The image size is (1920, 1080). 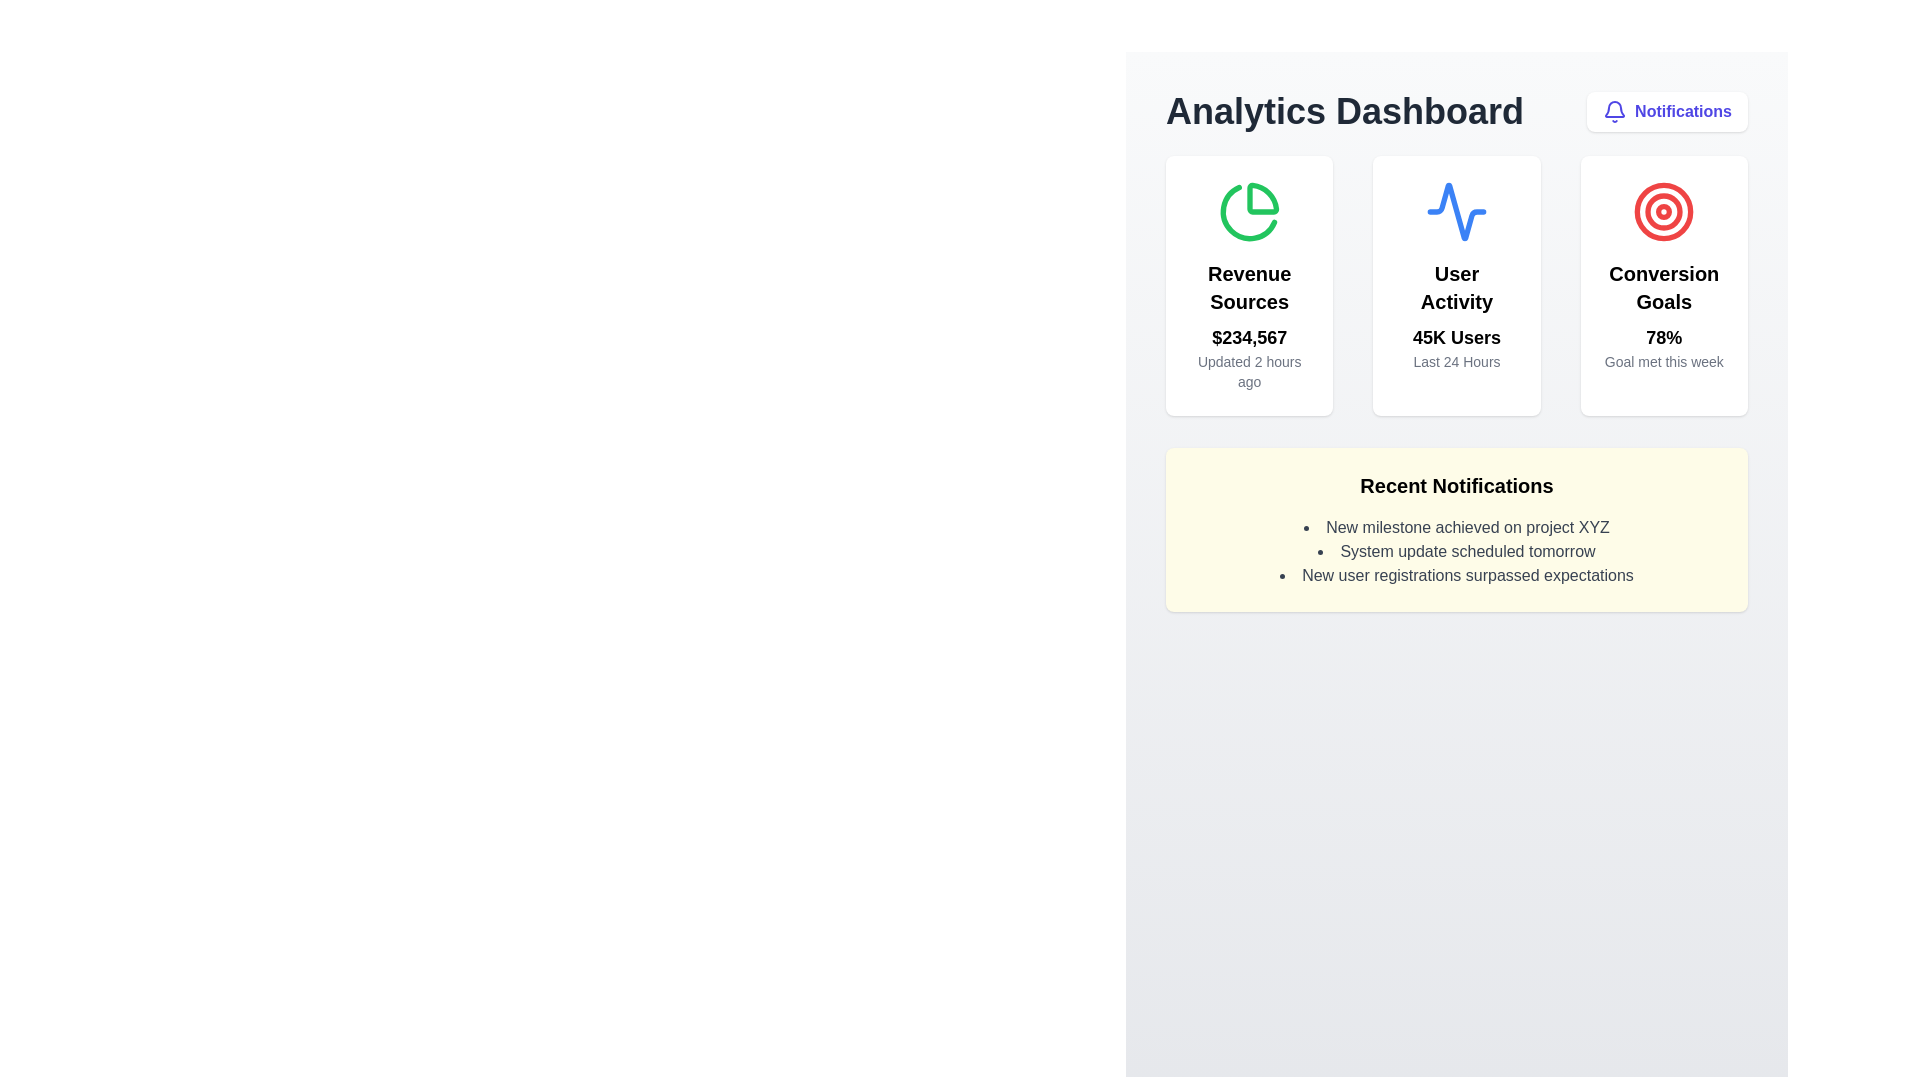 What do you see at coordinates (1248, 212) in the screenshot?
I see `the green circular pie chart icon with a cut-out wedge segment located at the top-center of the 'Revenue Sources' card in the 'Analytics Dashboard'` at bounding box center [1248, 212].